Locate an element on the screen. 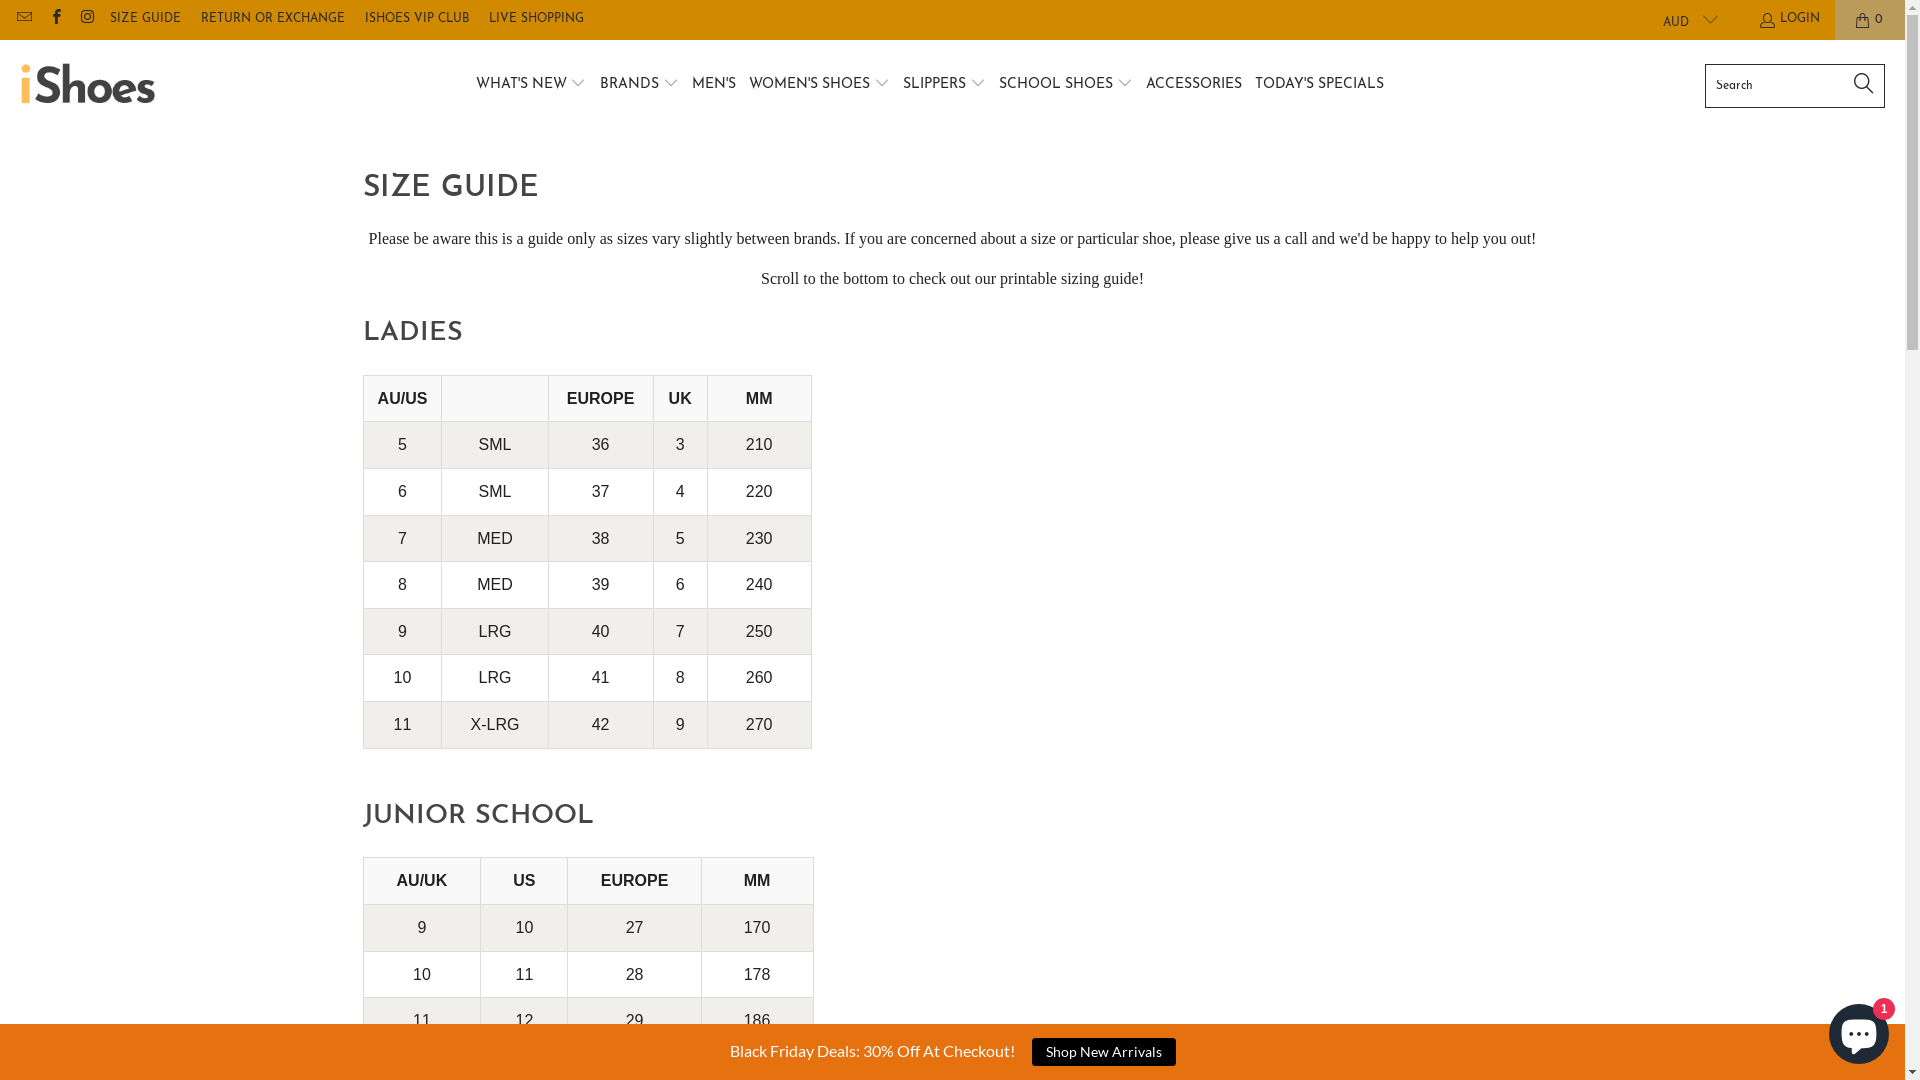 This screenshot has height=1080, width=1920. '0' is located at coordinates (1869, 19).